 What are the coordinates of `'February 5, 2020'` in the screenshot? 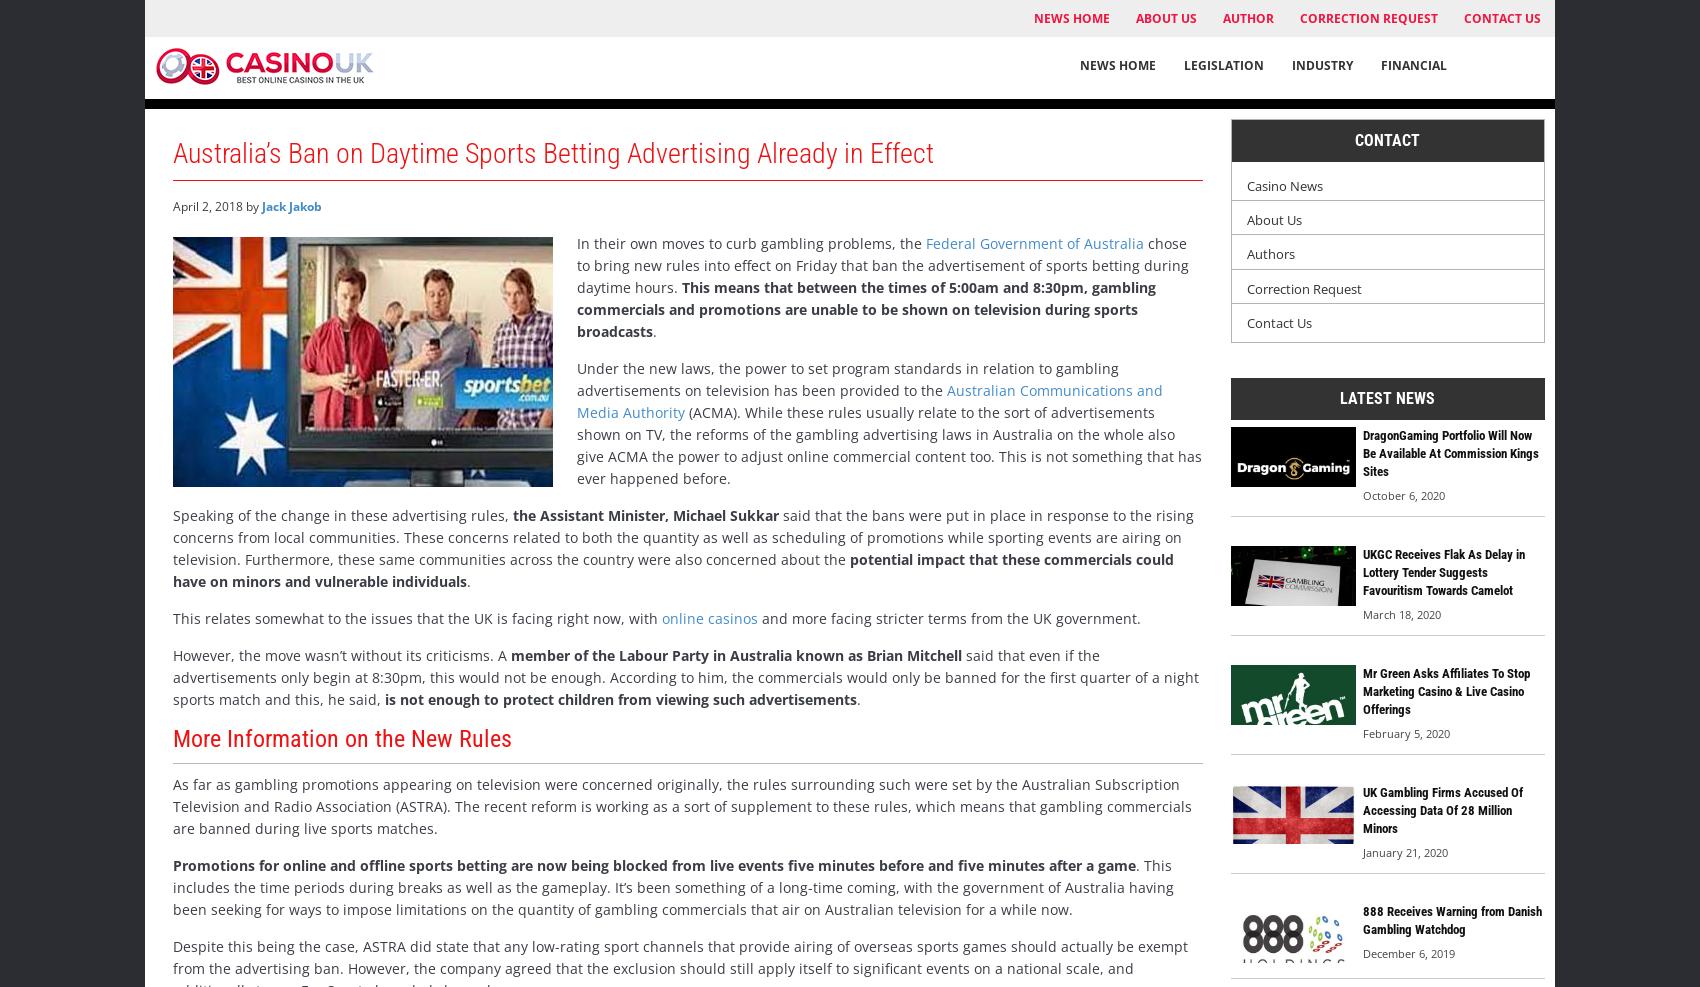 It's located at (1362, 731).